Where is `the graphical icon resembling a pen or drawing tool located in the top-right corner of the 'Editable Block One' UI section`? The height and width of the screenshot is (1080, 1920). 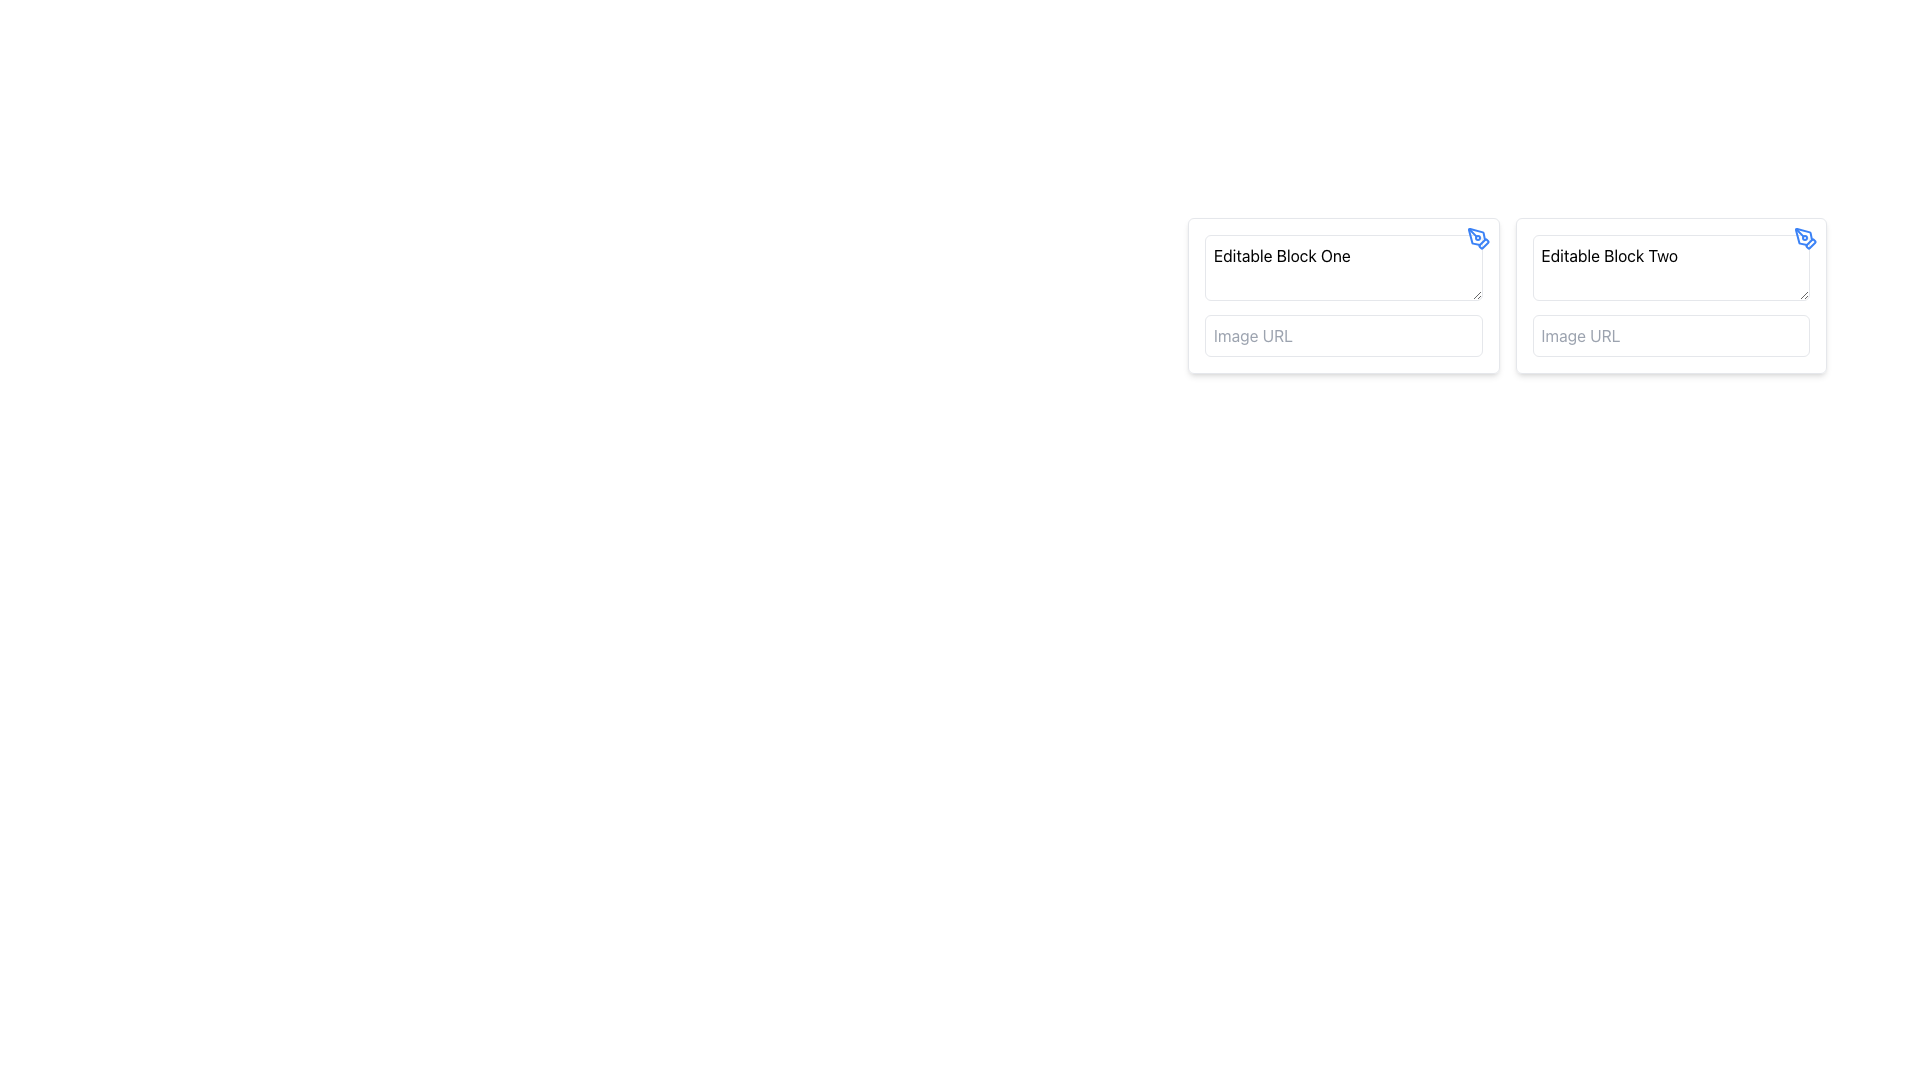
the graphical icon resembling a pen or drawing tool located in the top-right corner of the 'Editable Block One' UI section is located at coordinates (1476, 235).